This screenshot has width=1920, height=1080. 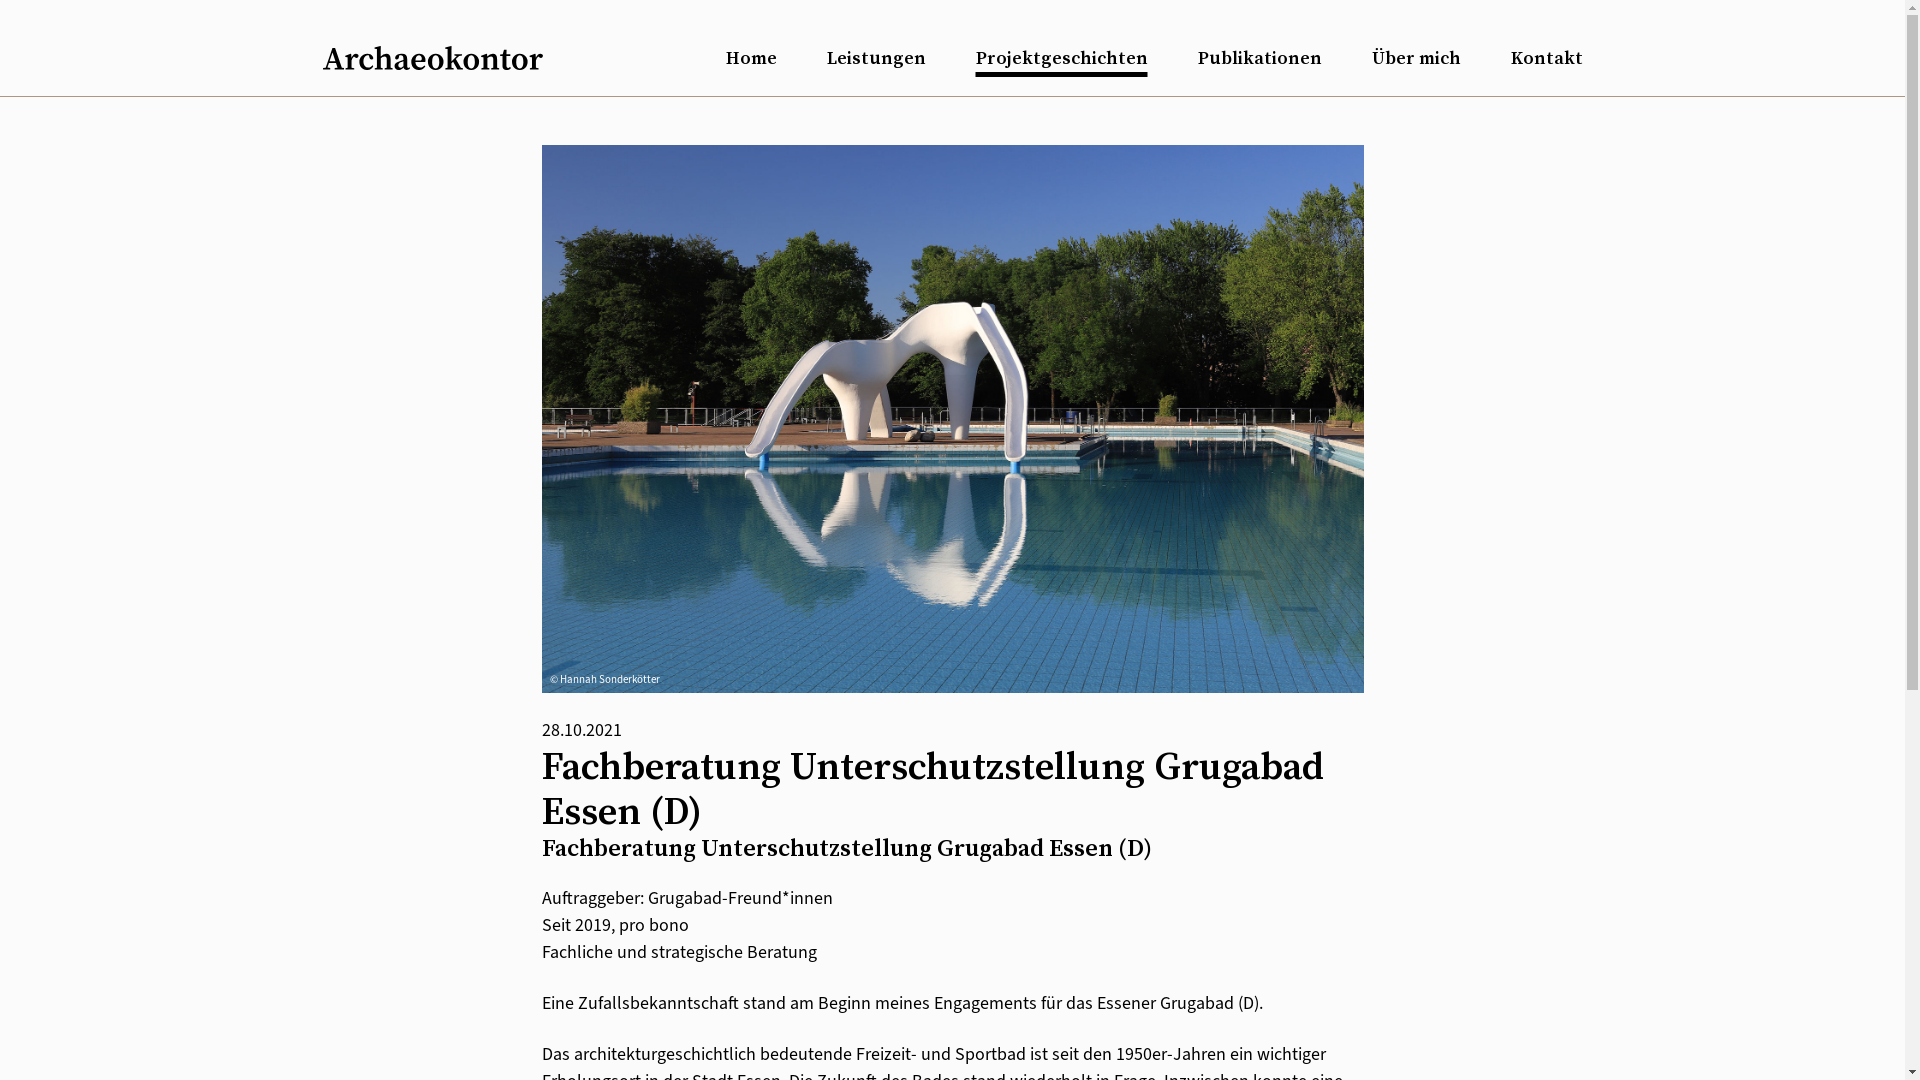 I want to click on 'Projektgeschichten', so click(x=1060, y=56).